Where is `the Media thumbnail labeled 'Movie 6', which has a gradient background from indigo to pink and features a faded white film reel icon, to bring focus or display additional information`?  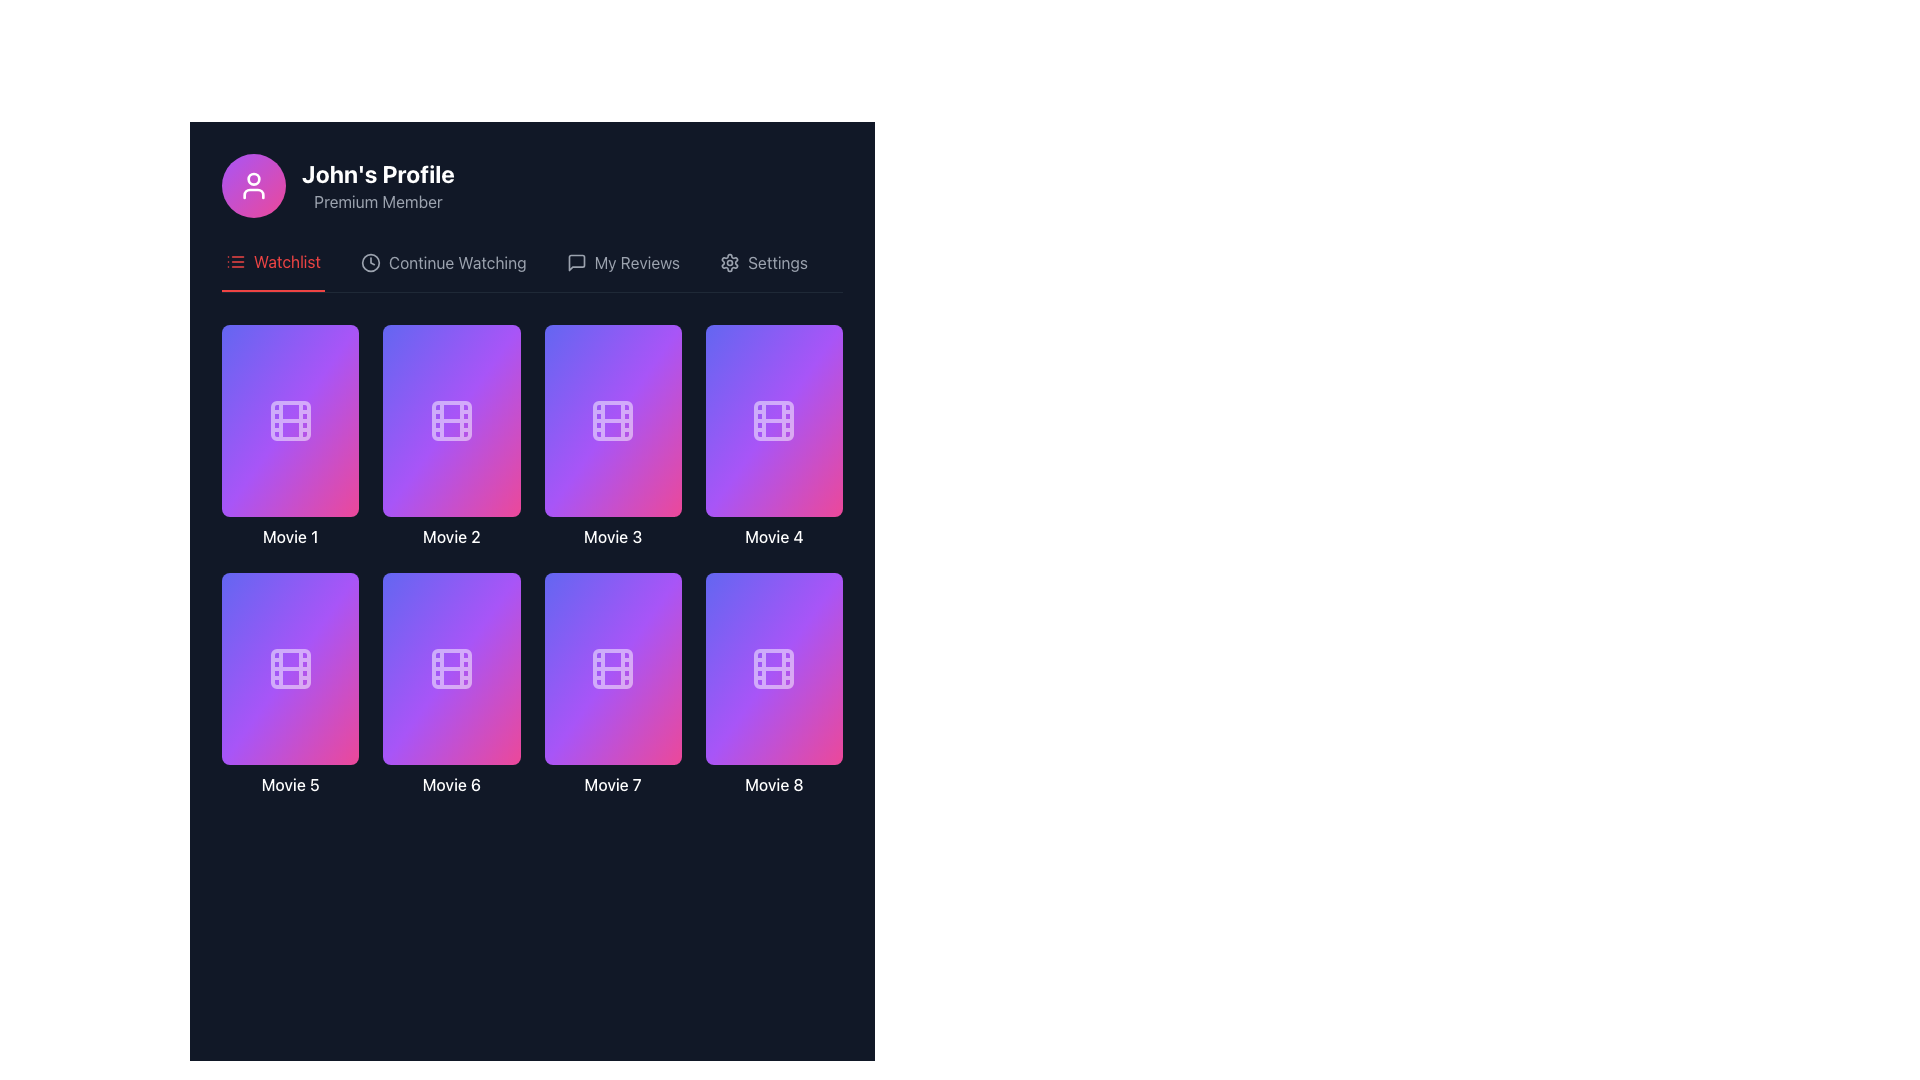 the Media thumbnail labeled 'Movie 6', which has a gradient background from indigo to pink and features a faded white film reel icon, to bring focus or display additional information is located at coordinates (450, 668).